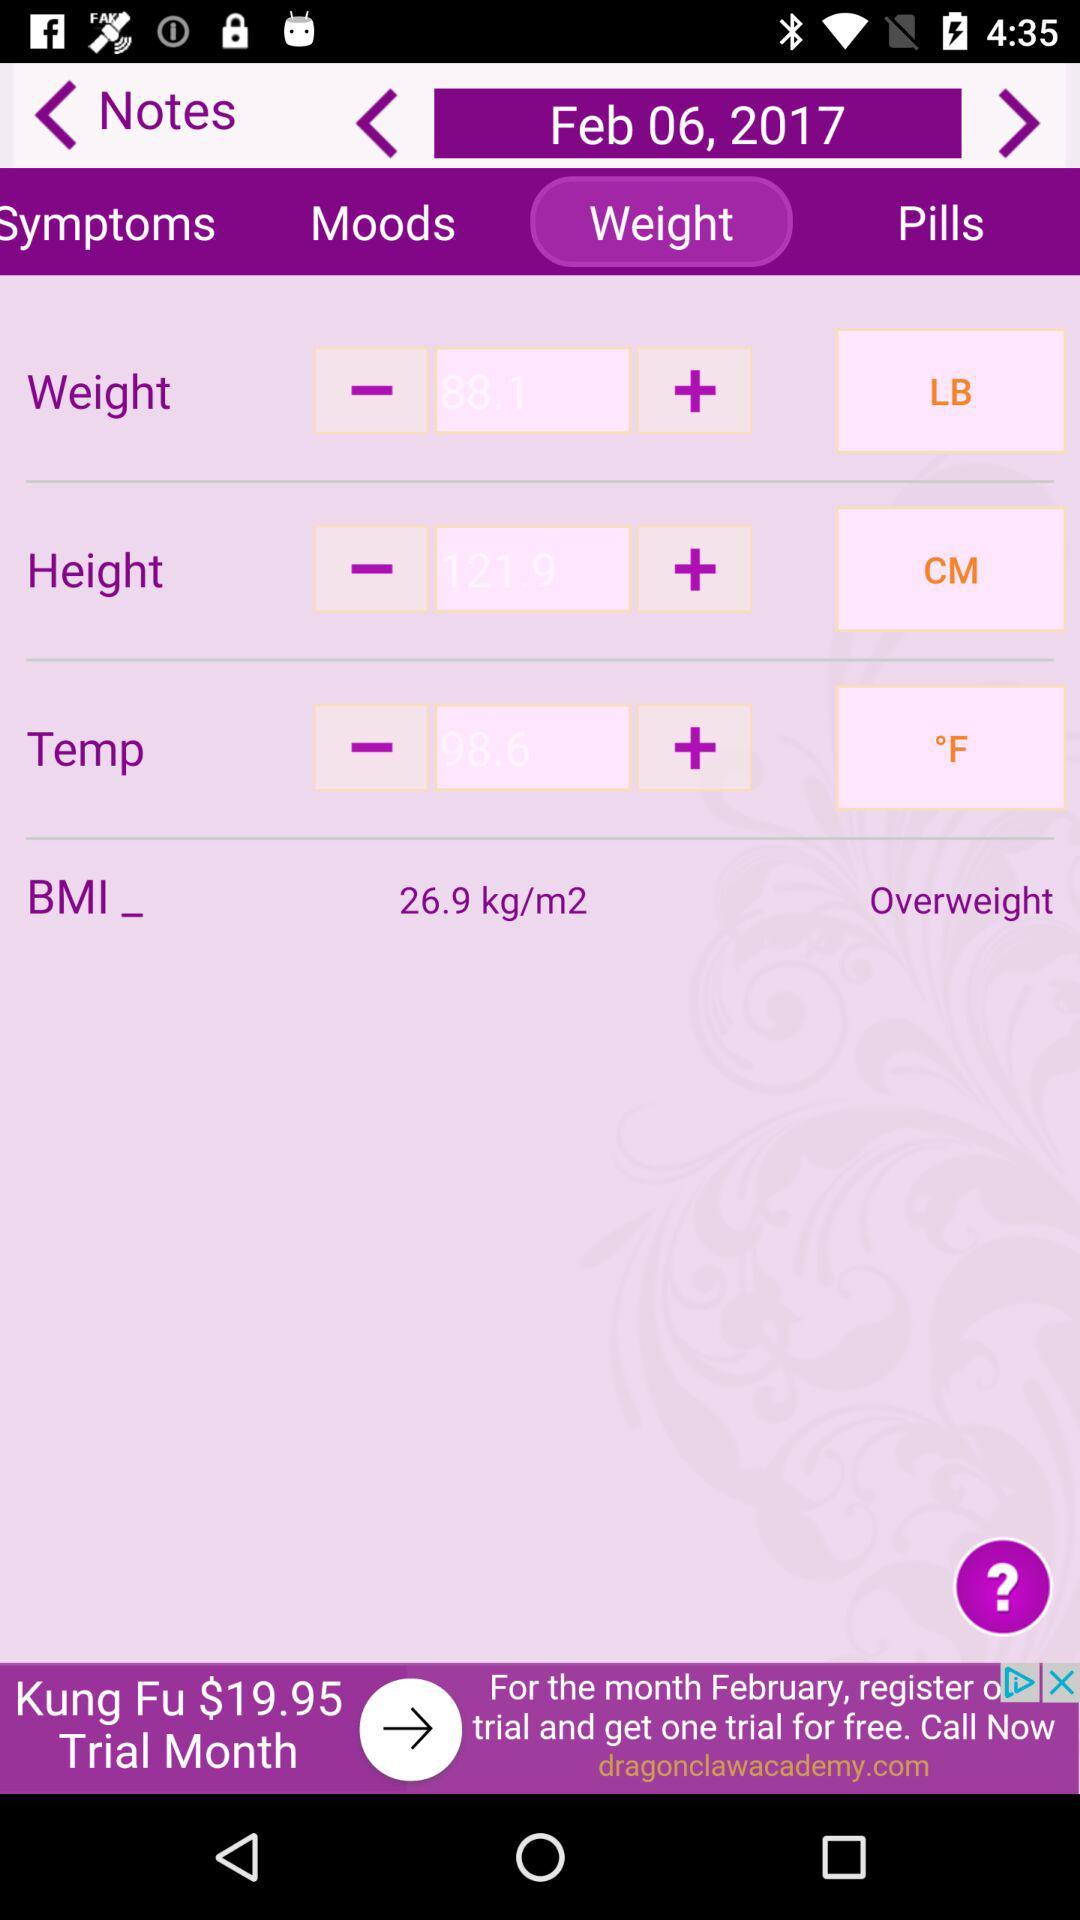 The image size is (1080, 1920). What do you see at coordinates (531, 390) in the screenshot?
I see `the weight box` at bounding box center [531, 390].